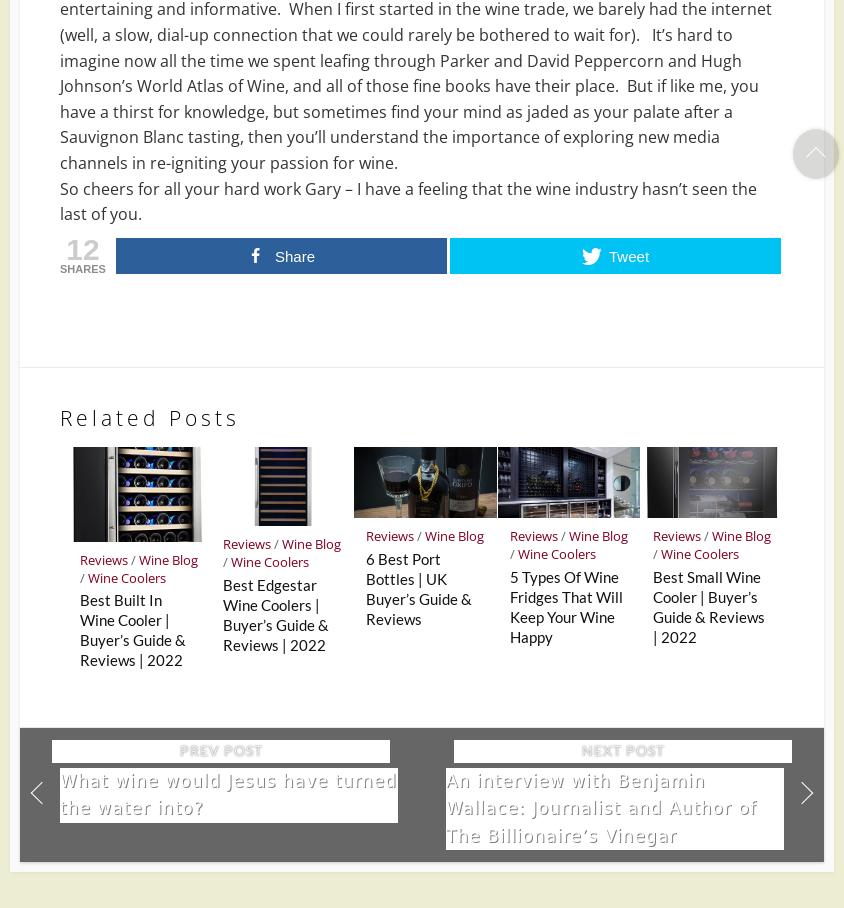  What do you see at coordinates (81, 247) in the screenshot?
I see `'12'` at bounding box center [81, 247].